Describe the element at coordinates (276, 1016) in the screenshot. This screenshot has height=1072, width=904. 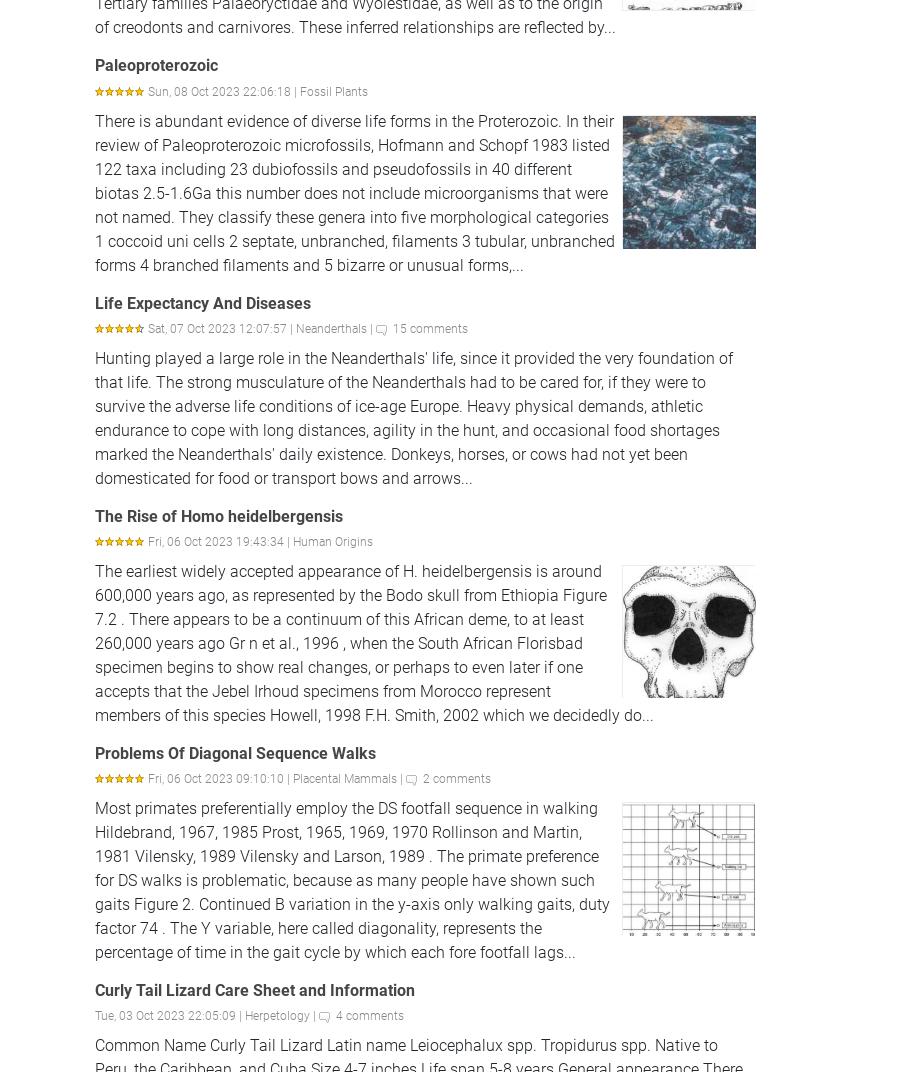
I see `'Herpetology'` at that location.